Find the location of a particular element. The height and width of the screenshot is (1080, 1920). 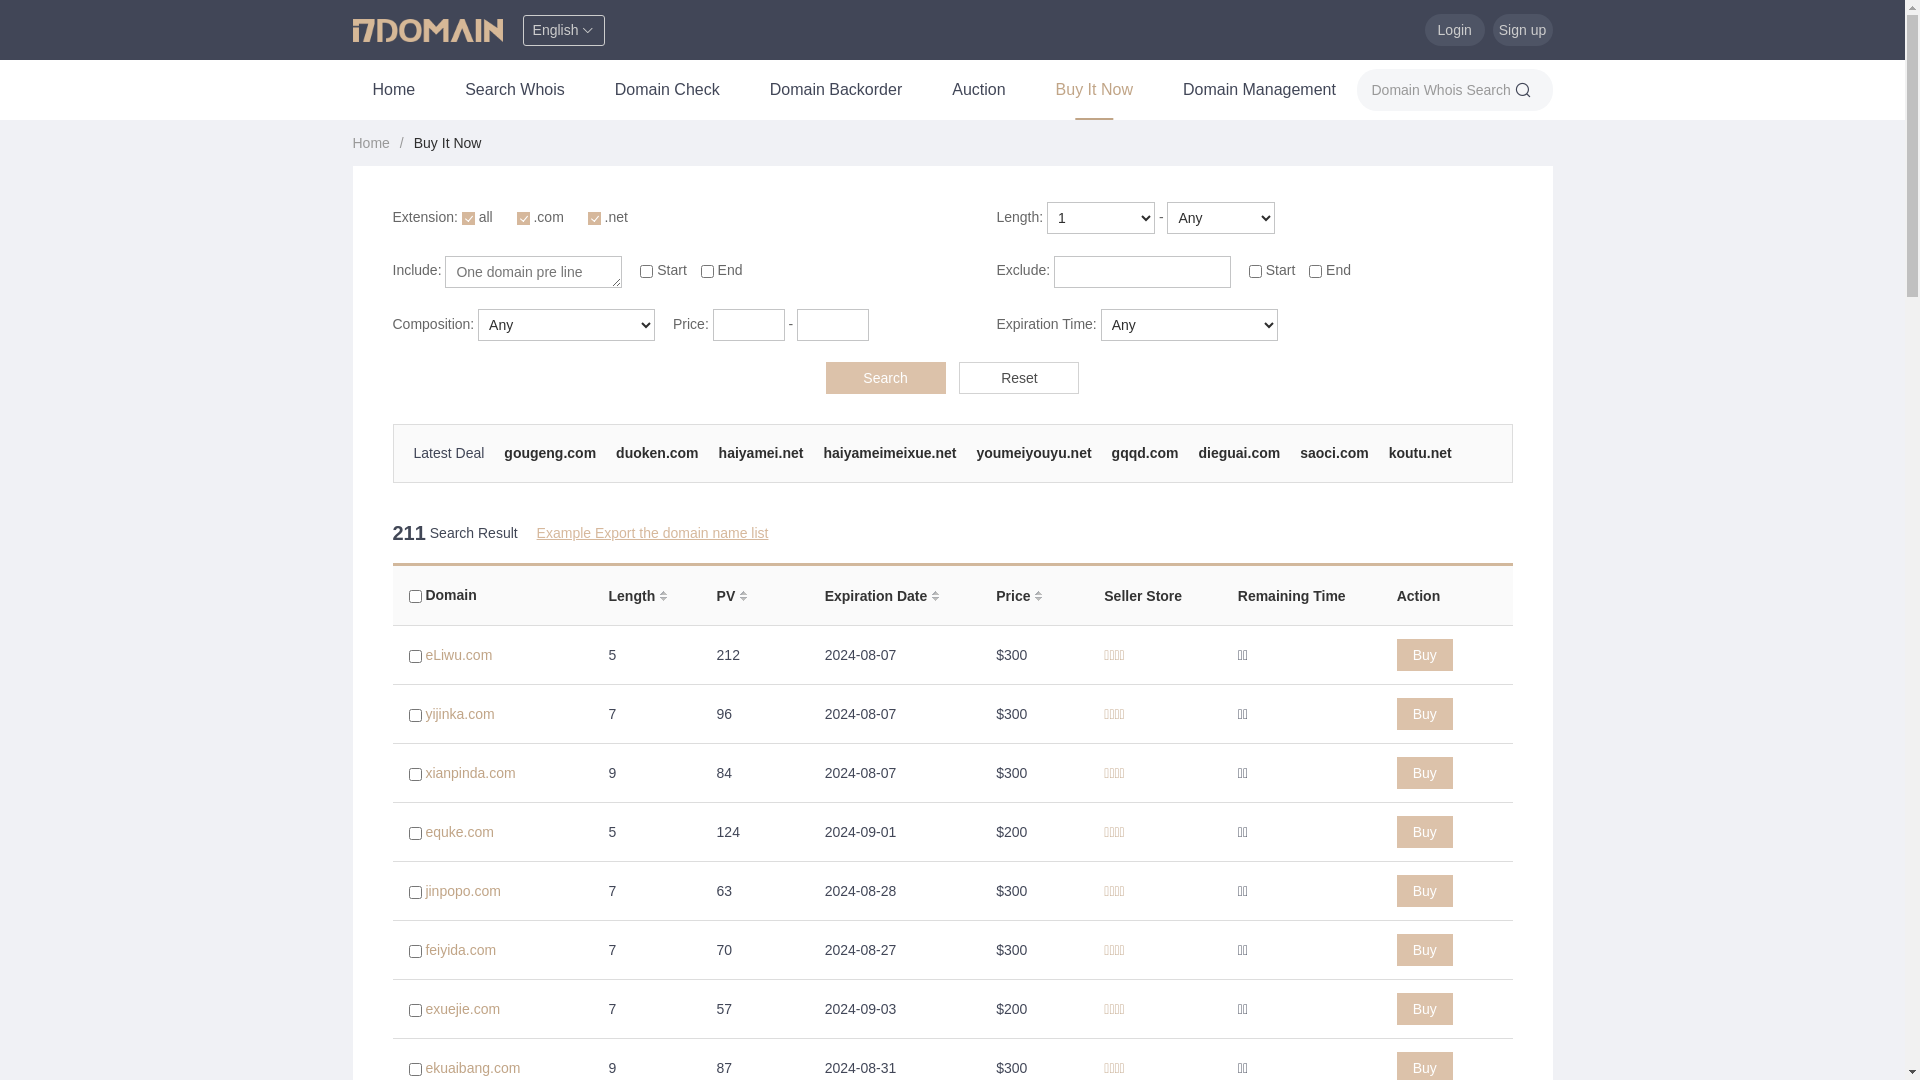

'gougeng.com' is located at coordinates (550, 452).